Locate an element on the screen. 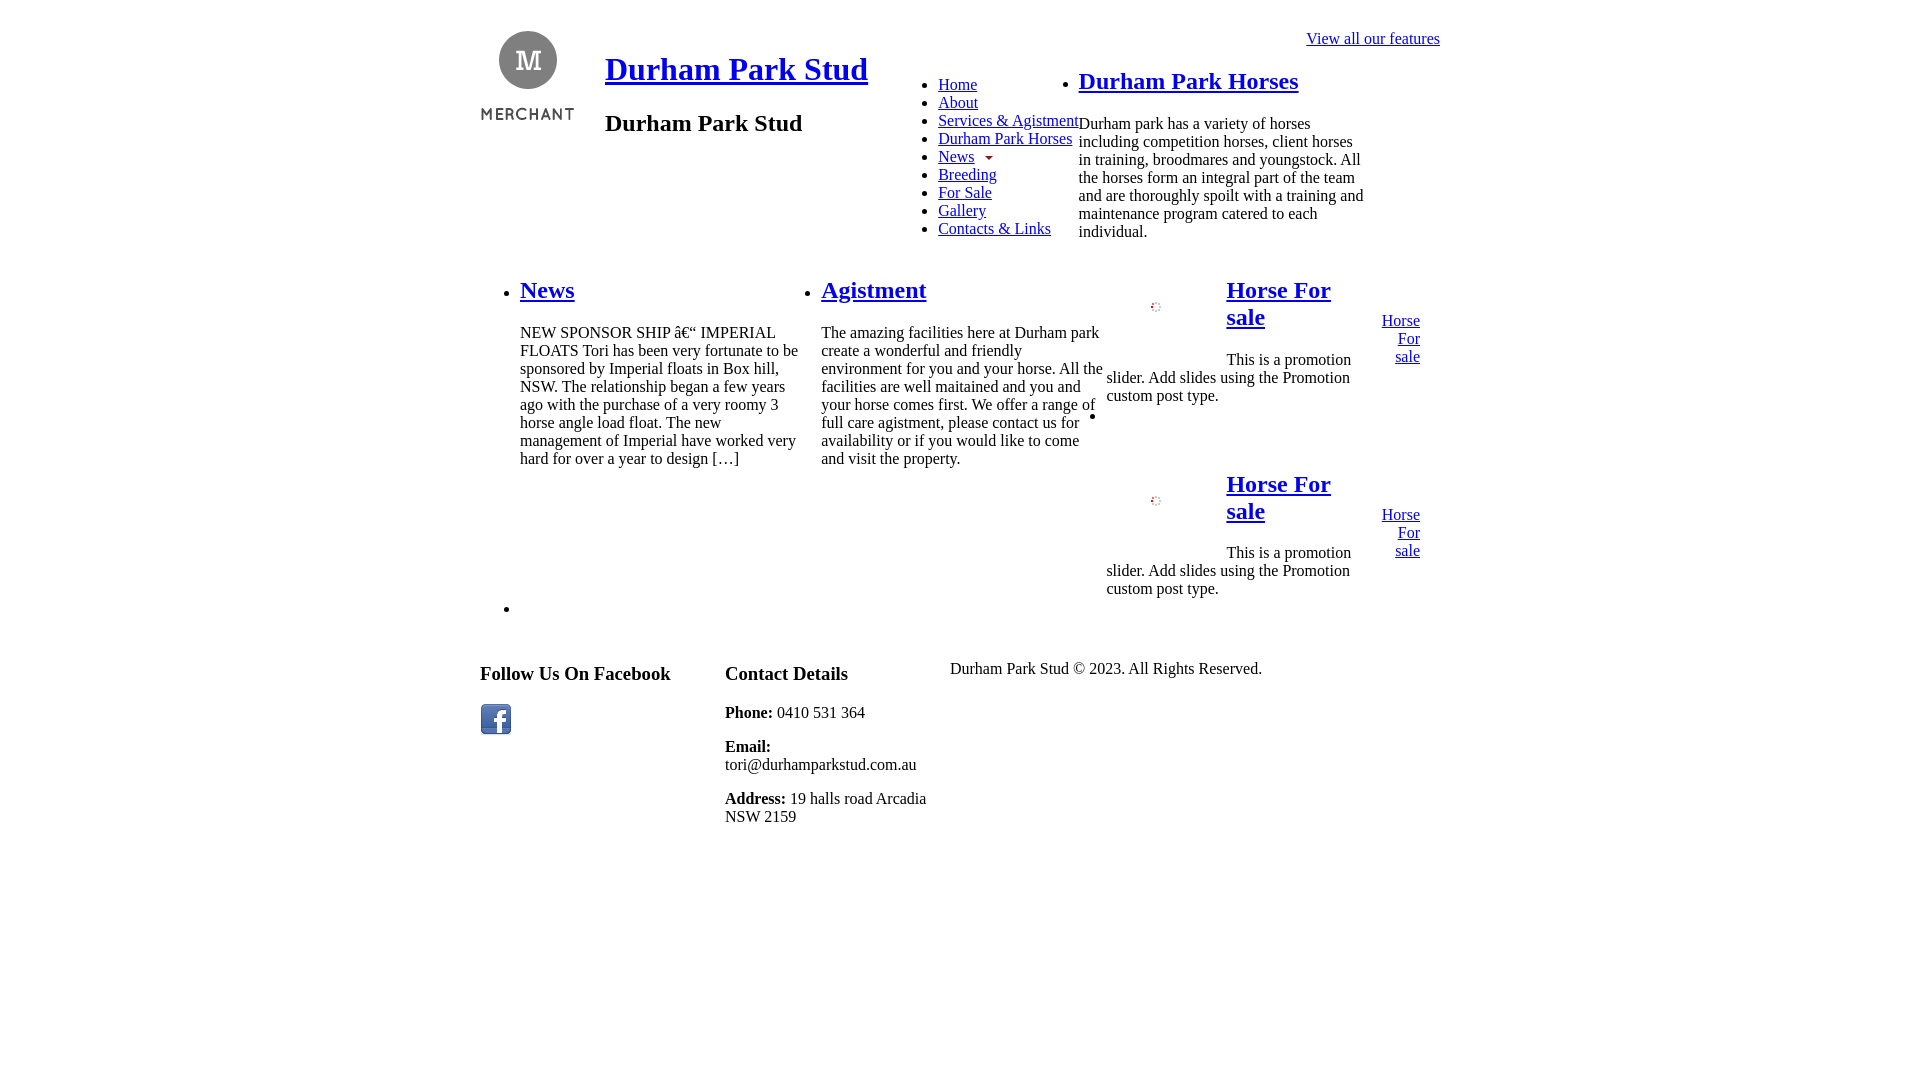 The width and height of the screenshot is (1920, 1080). 'Durham Park Stud' is located at coordinates (603, 68).